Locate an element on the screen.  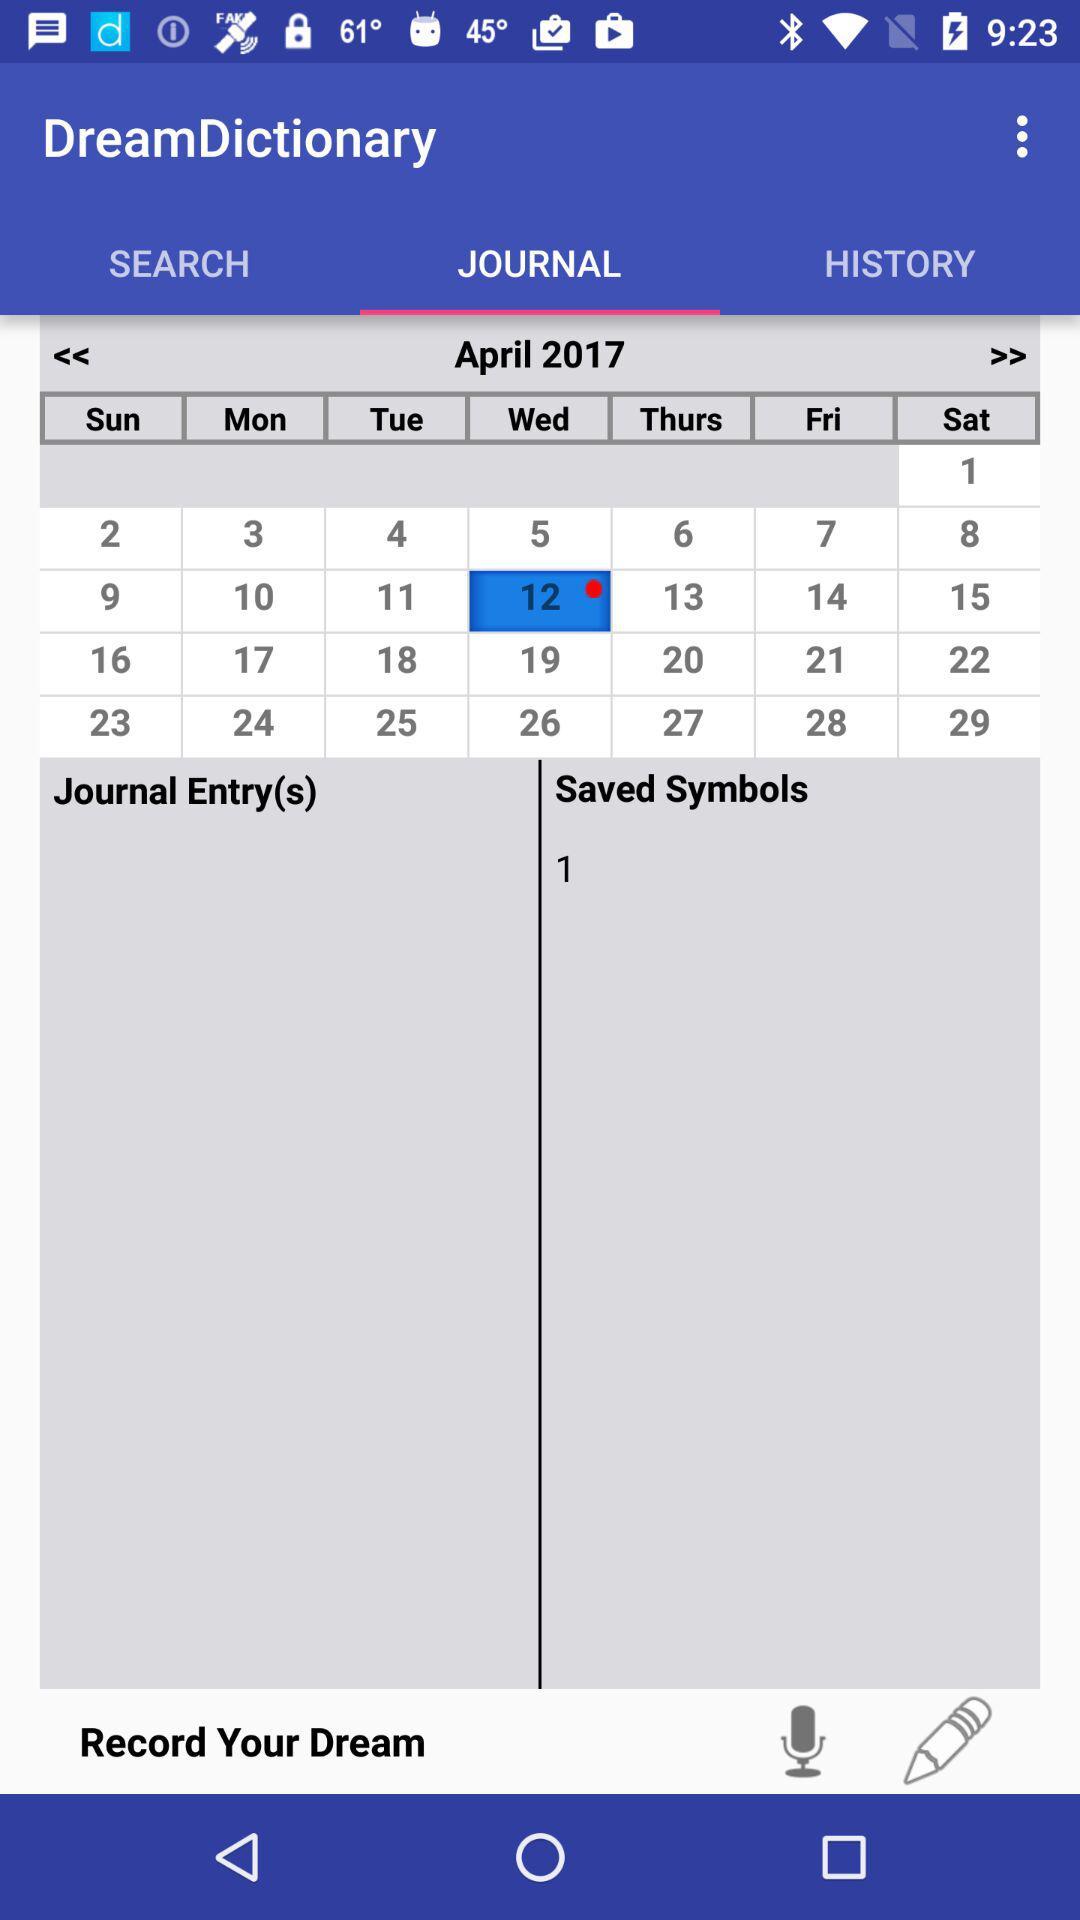
icon next to dreamdictionary is located at coordinates (1027, 135).